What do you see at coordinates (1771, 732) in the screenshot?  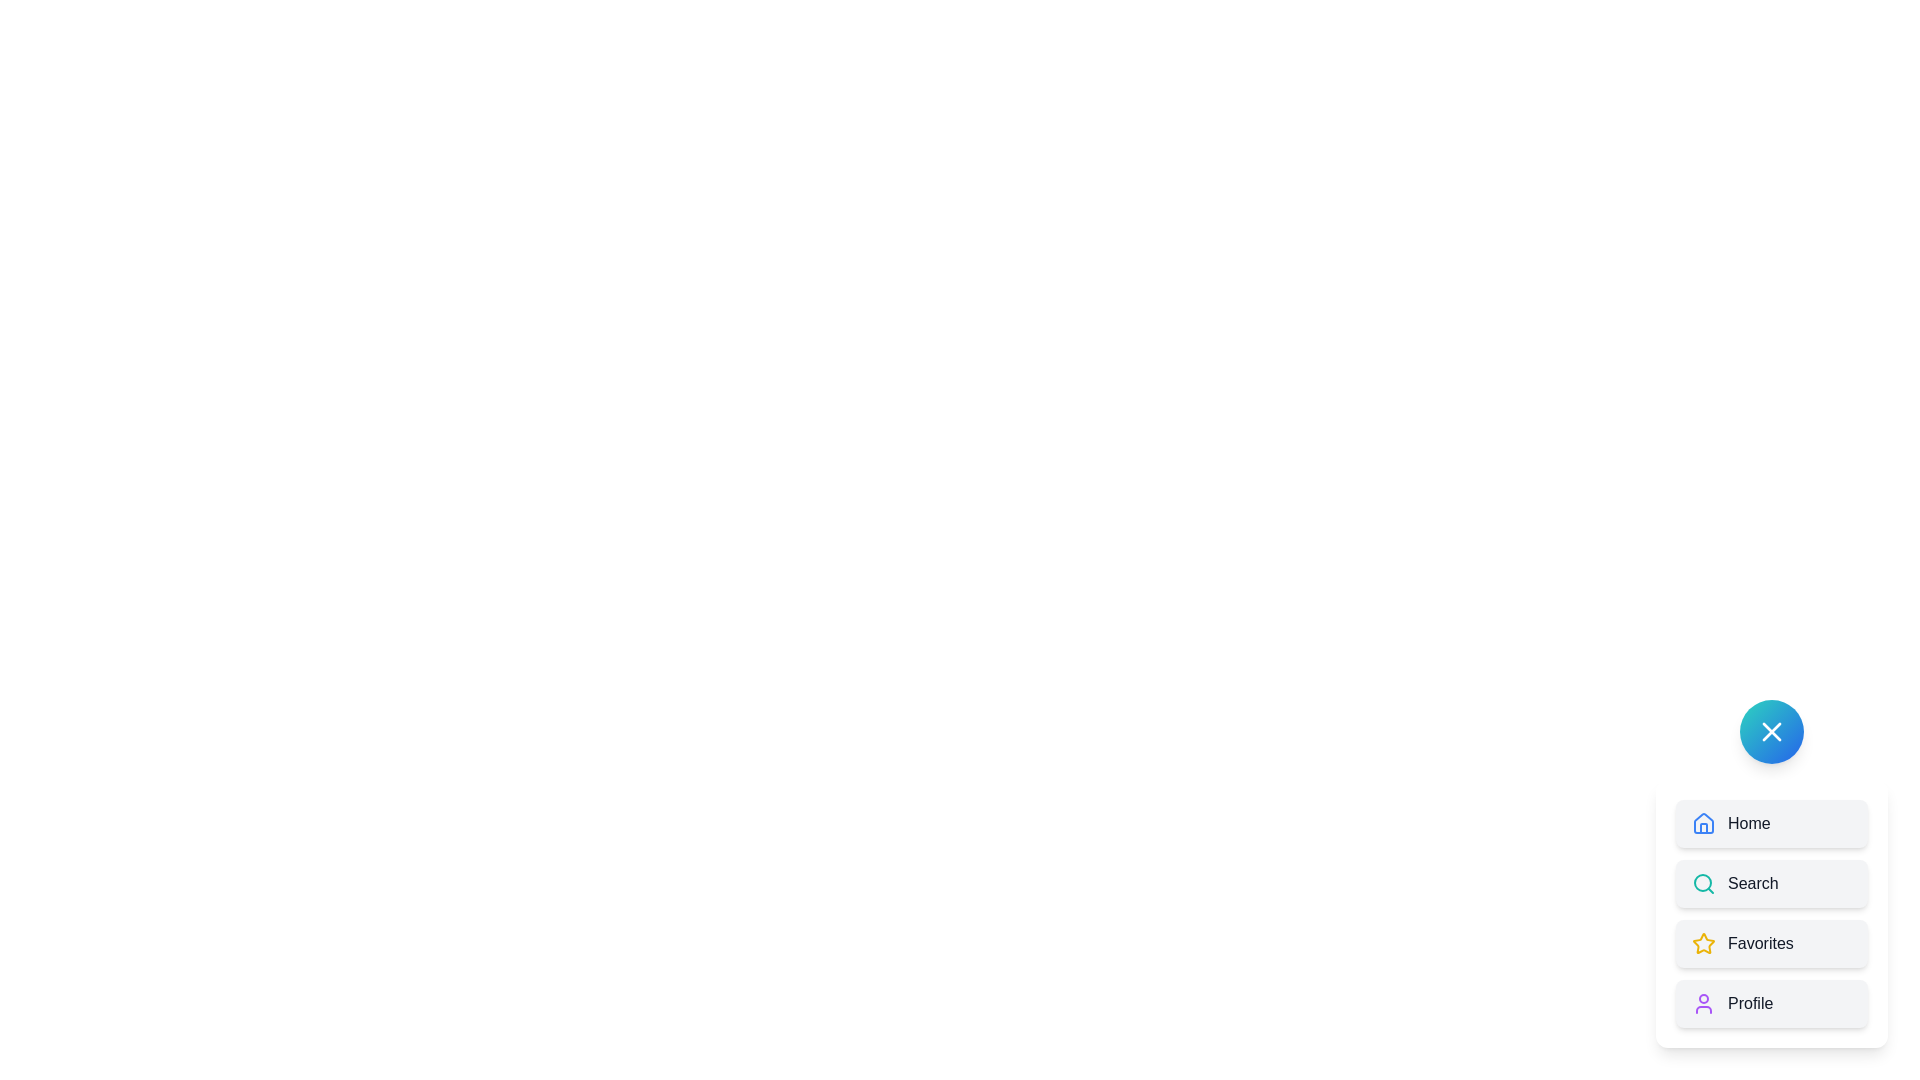 I see `the circular button with a gradient background and white 'X' icon located at the top of the interactive menu in the bottom-right corner of the display to observe hover effects` at bounding box center [1771, 732].